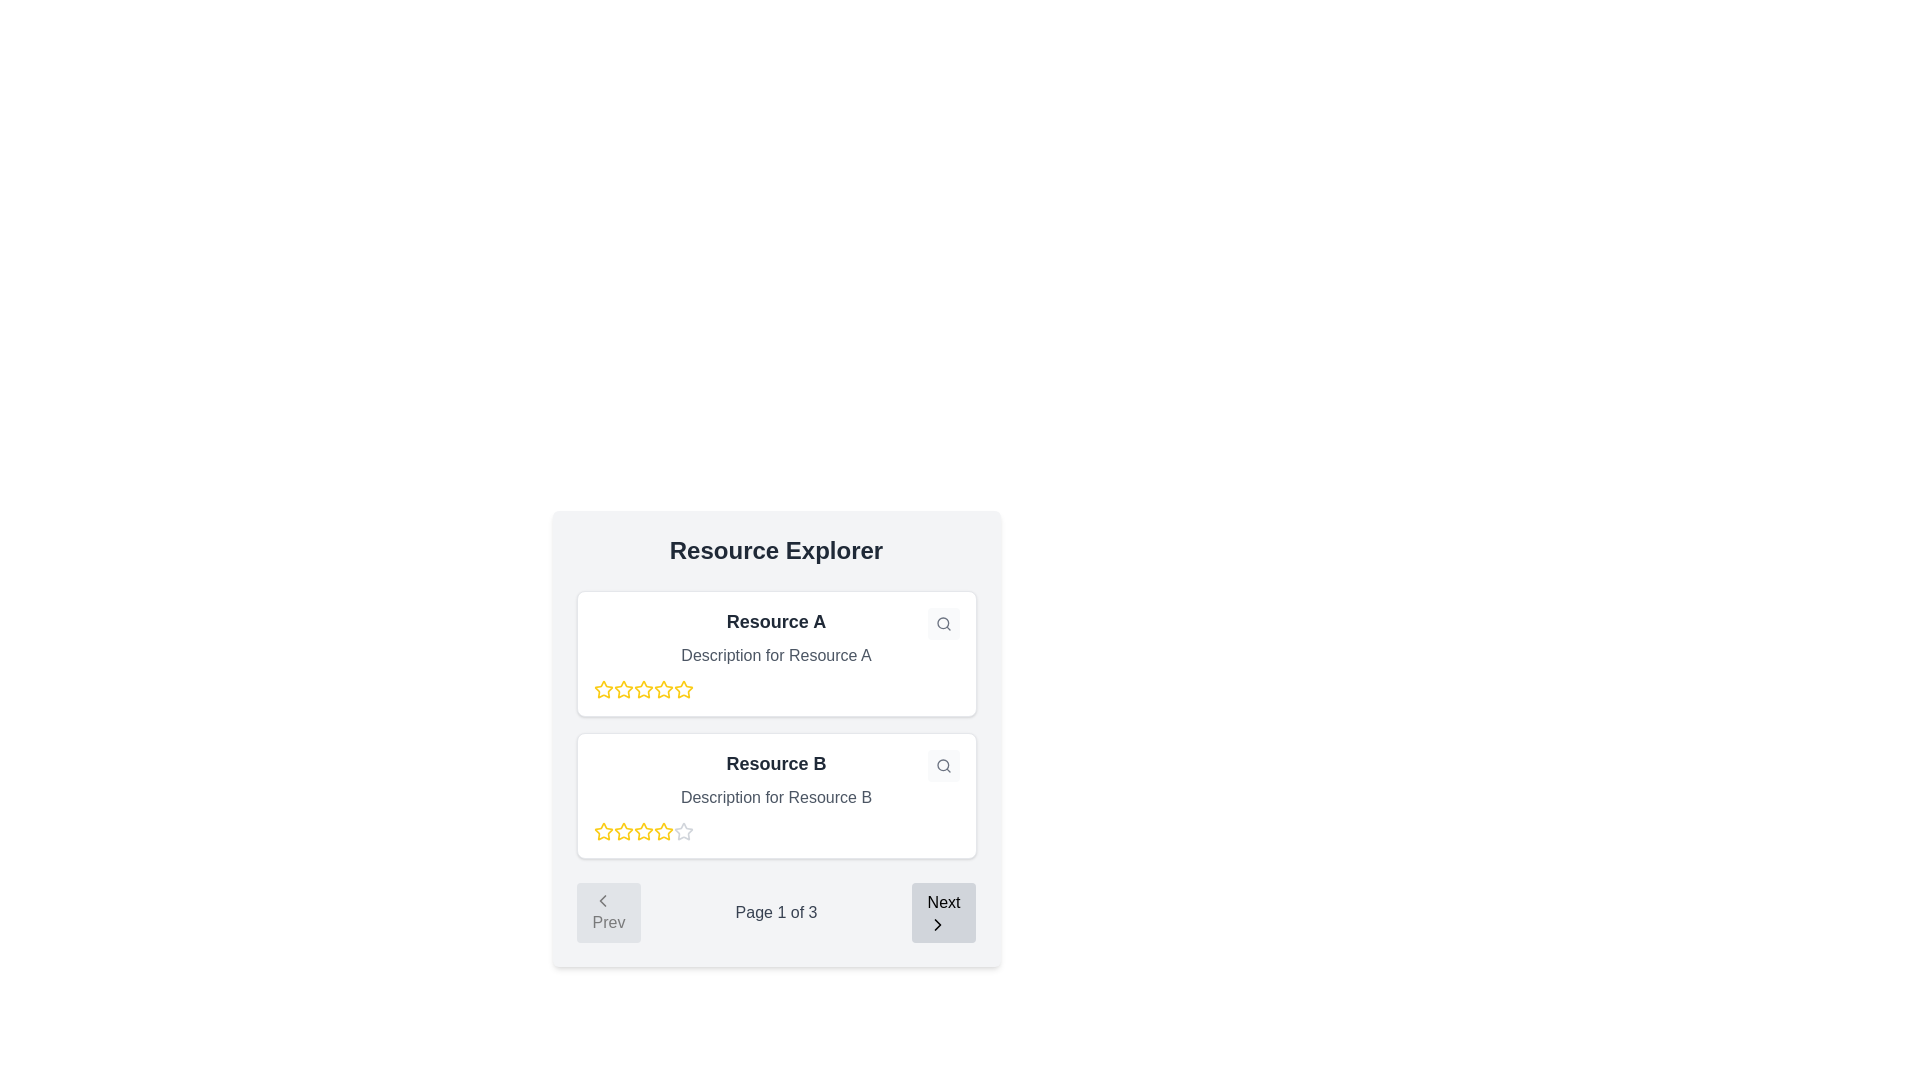  What do you see at coordinates (942, 623) in the screenshot?
I see `the square button with a light gray background and a magnifying glass icon located at the top-right corner of the card labeled 'Resource A' to potentially reveal a tooltip` at bounding box center [942, 623].